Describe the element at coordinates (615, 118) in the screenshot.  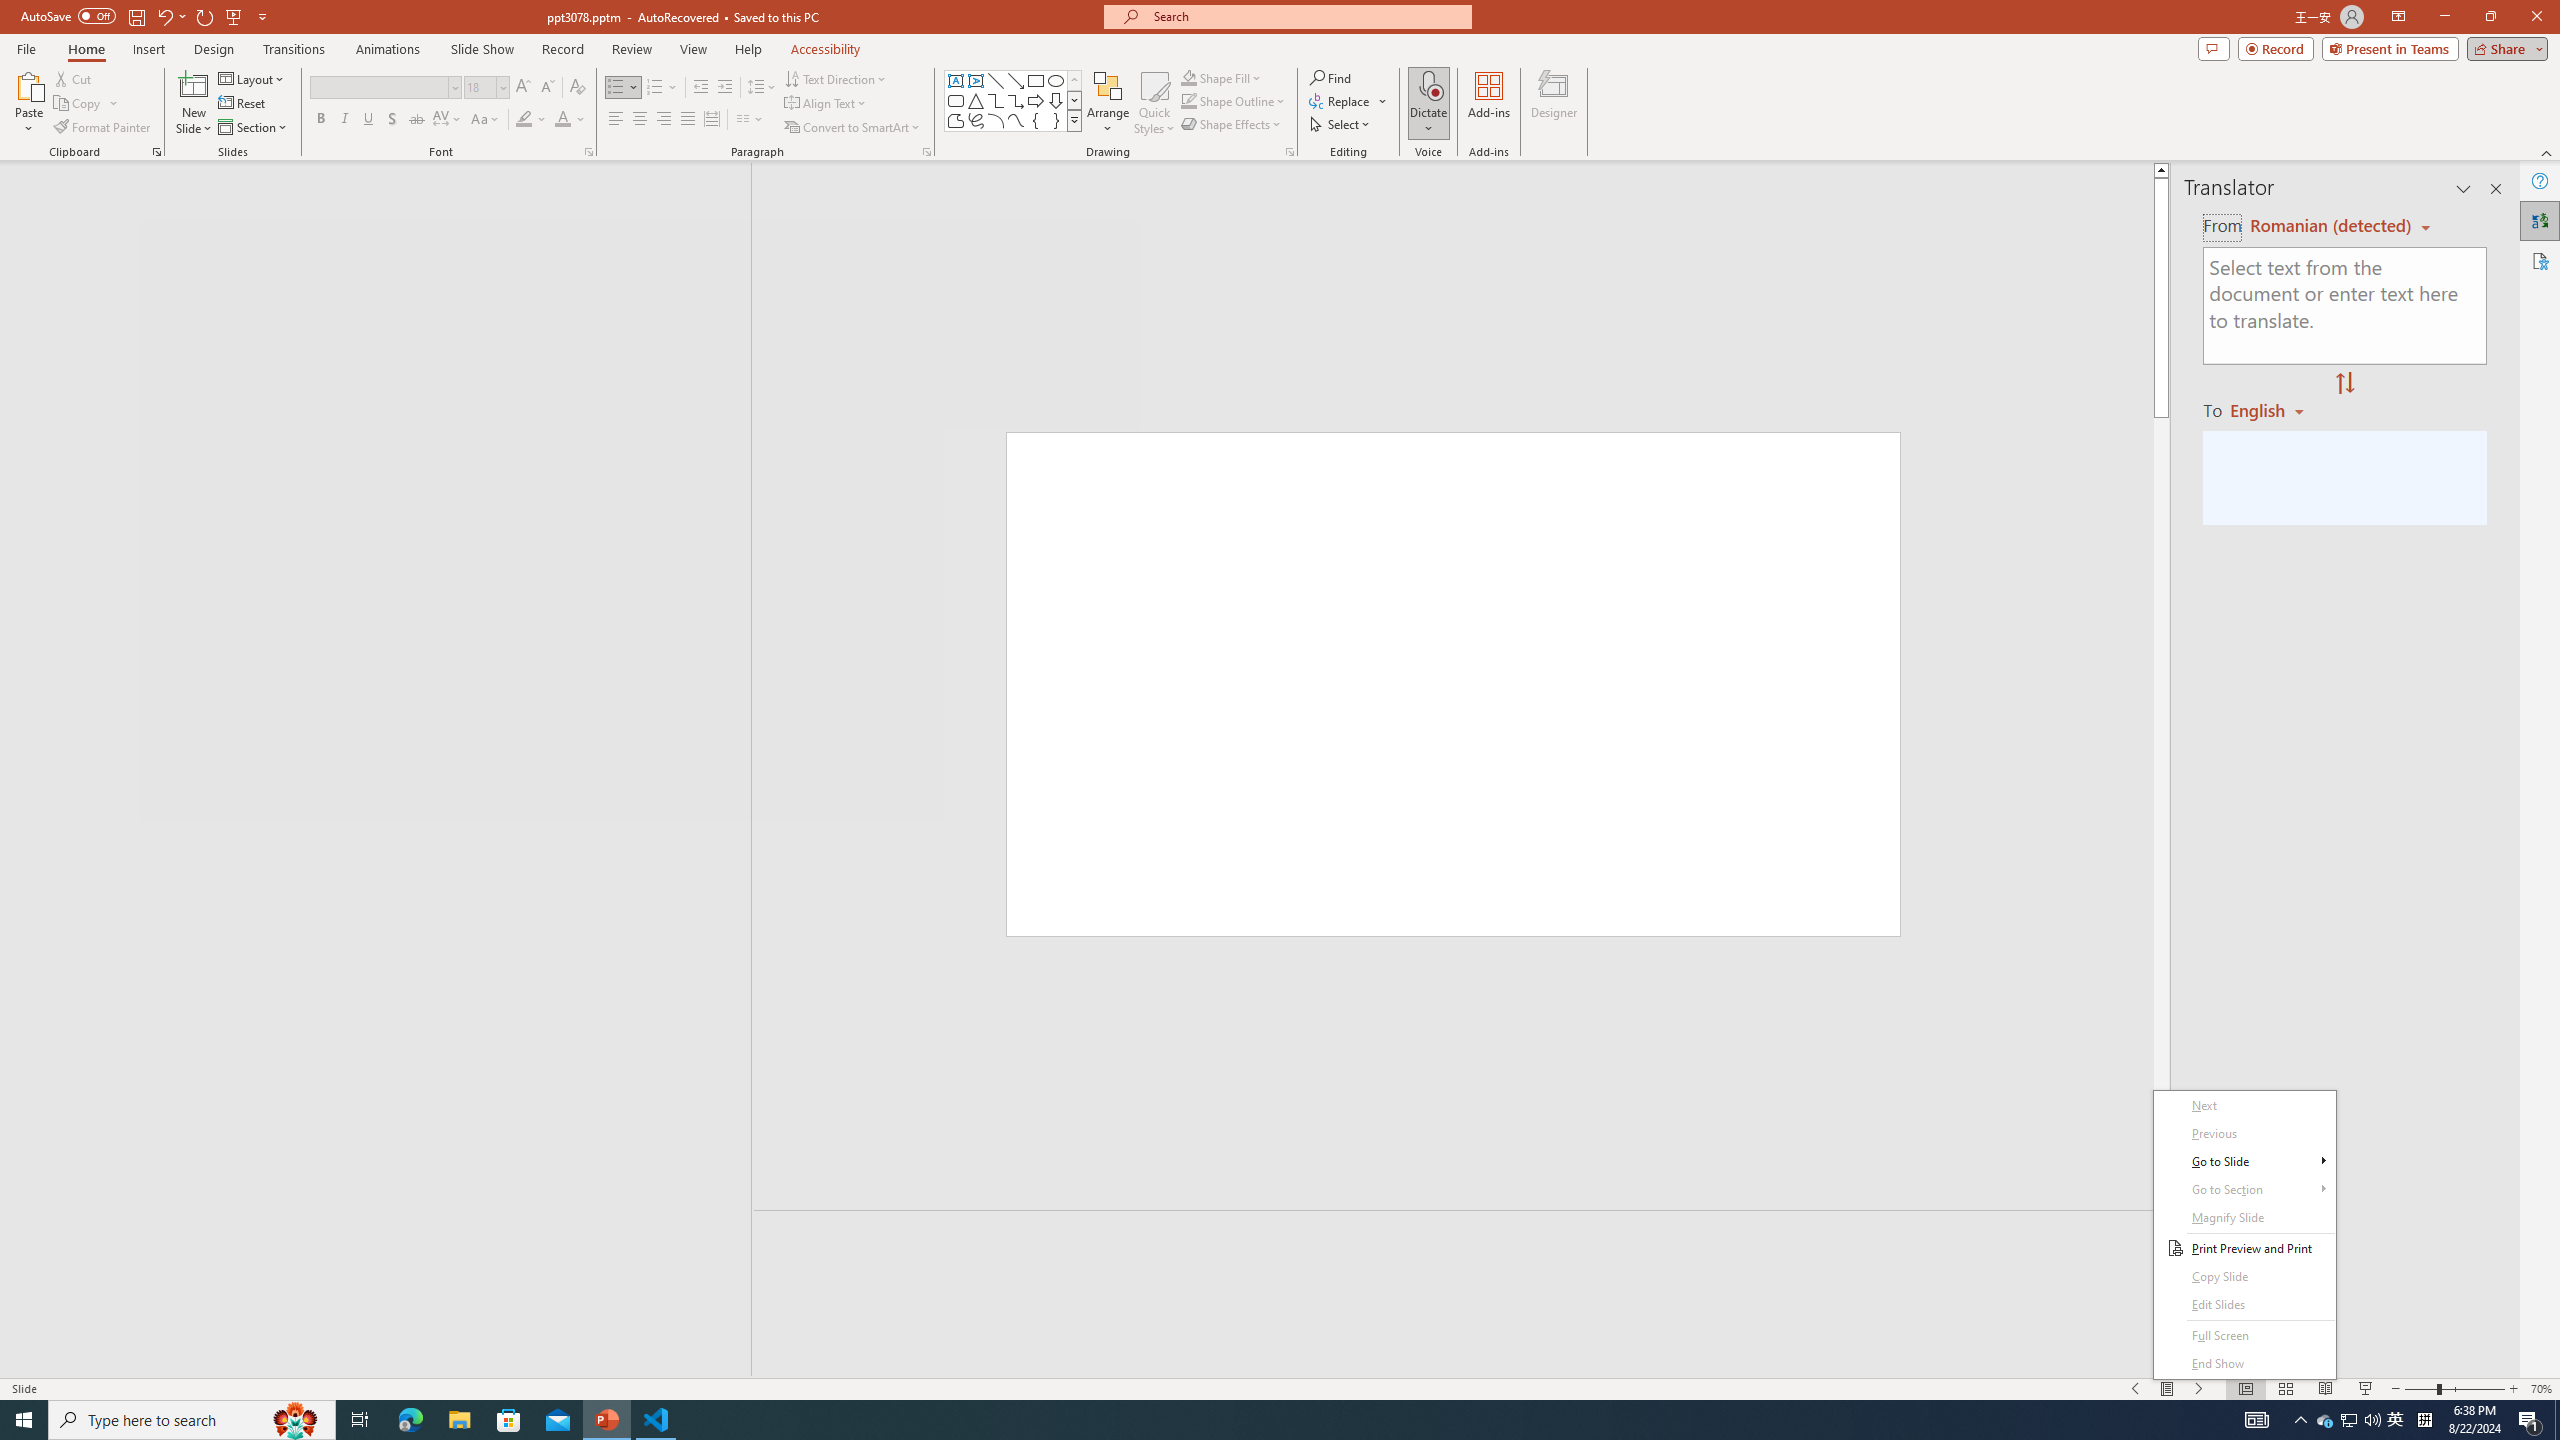
I see `'Align Left'` at that location.